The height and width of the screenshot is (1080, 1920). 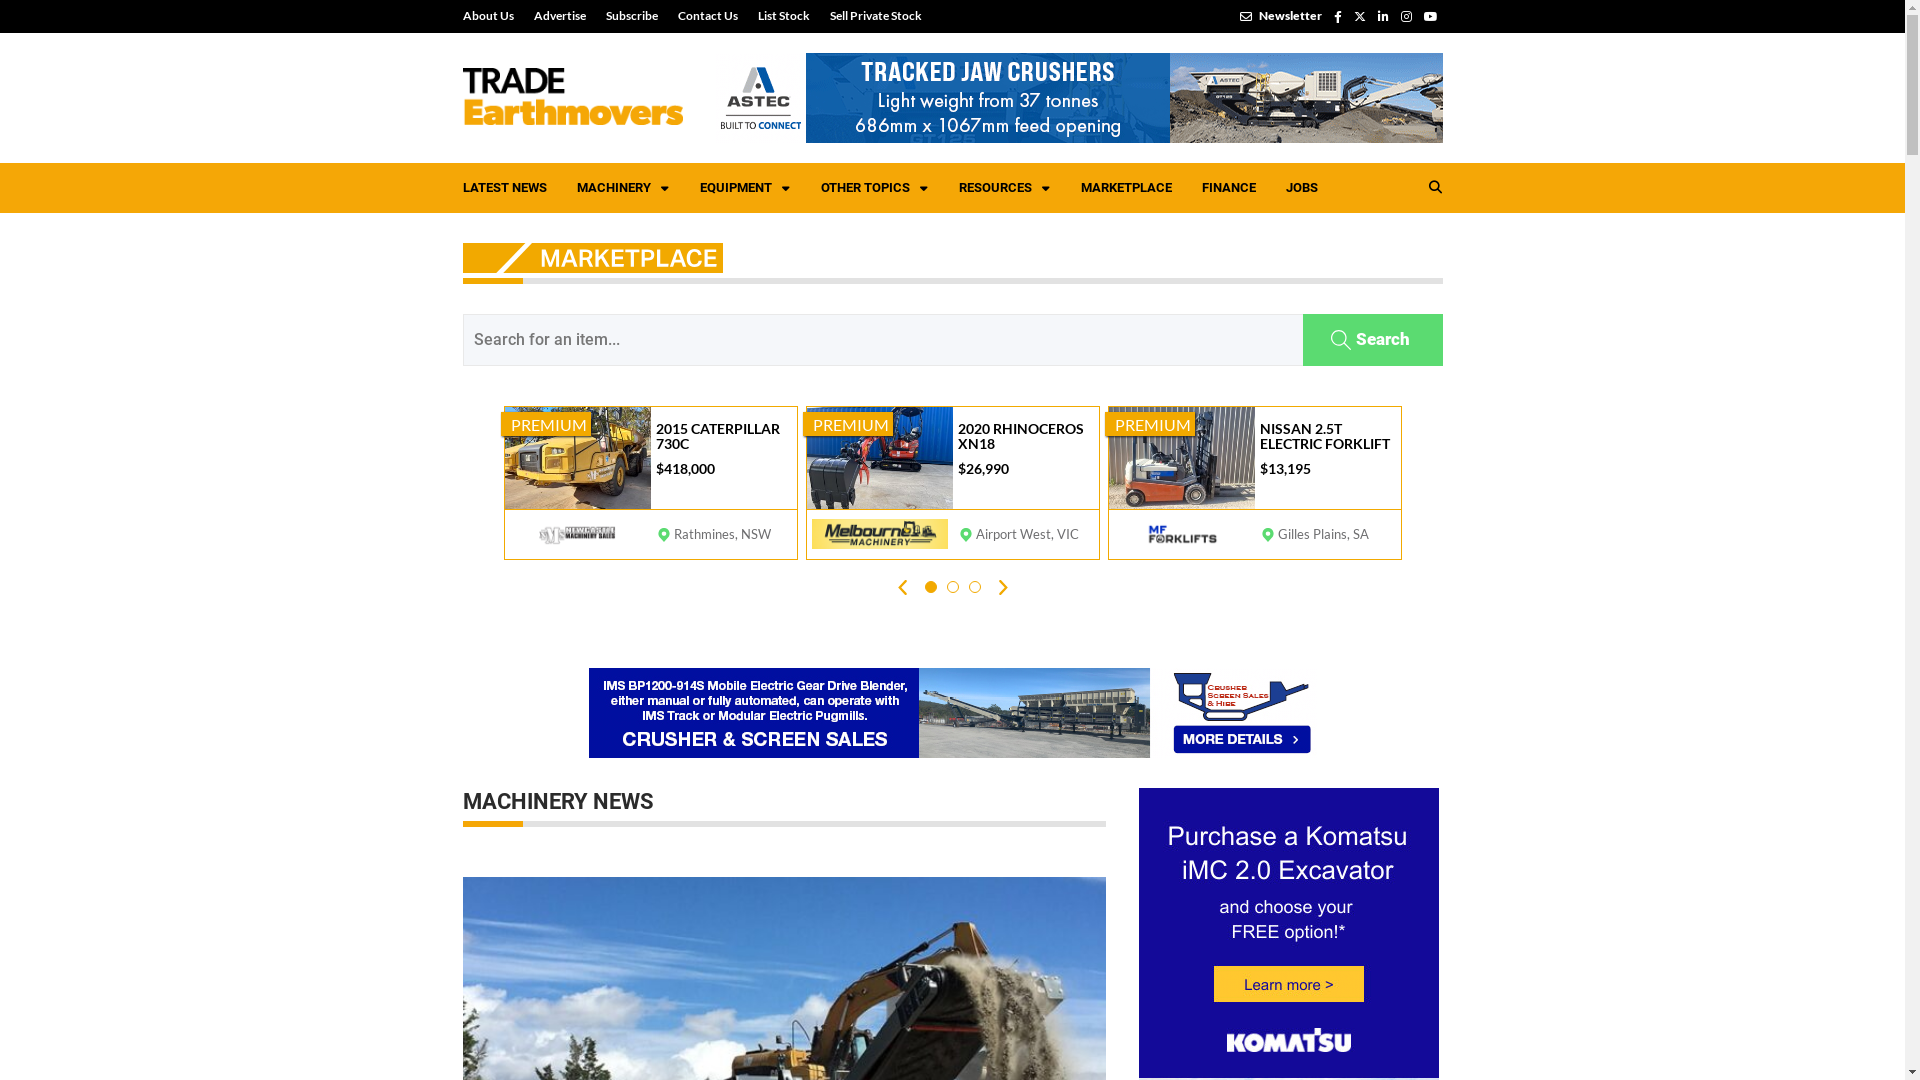 I want to click on 'PREMIUM, so click(x=950, y=482).